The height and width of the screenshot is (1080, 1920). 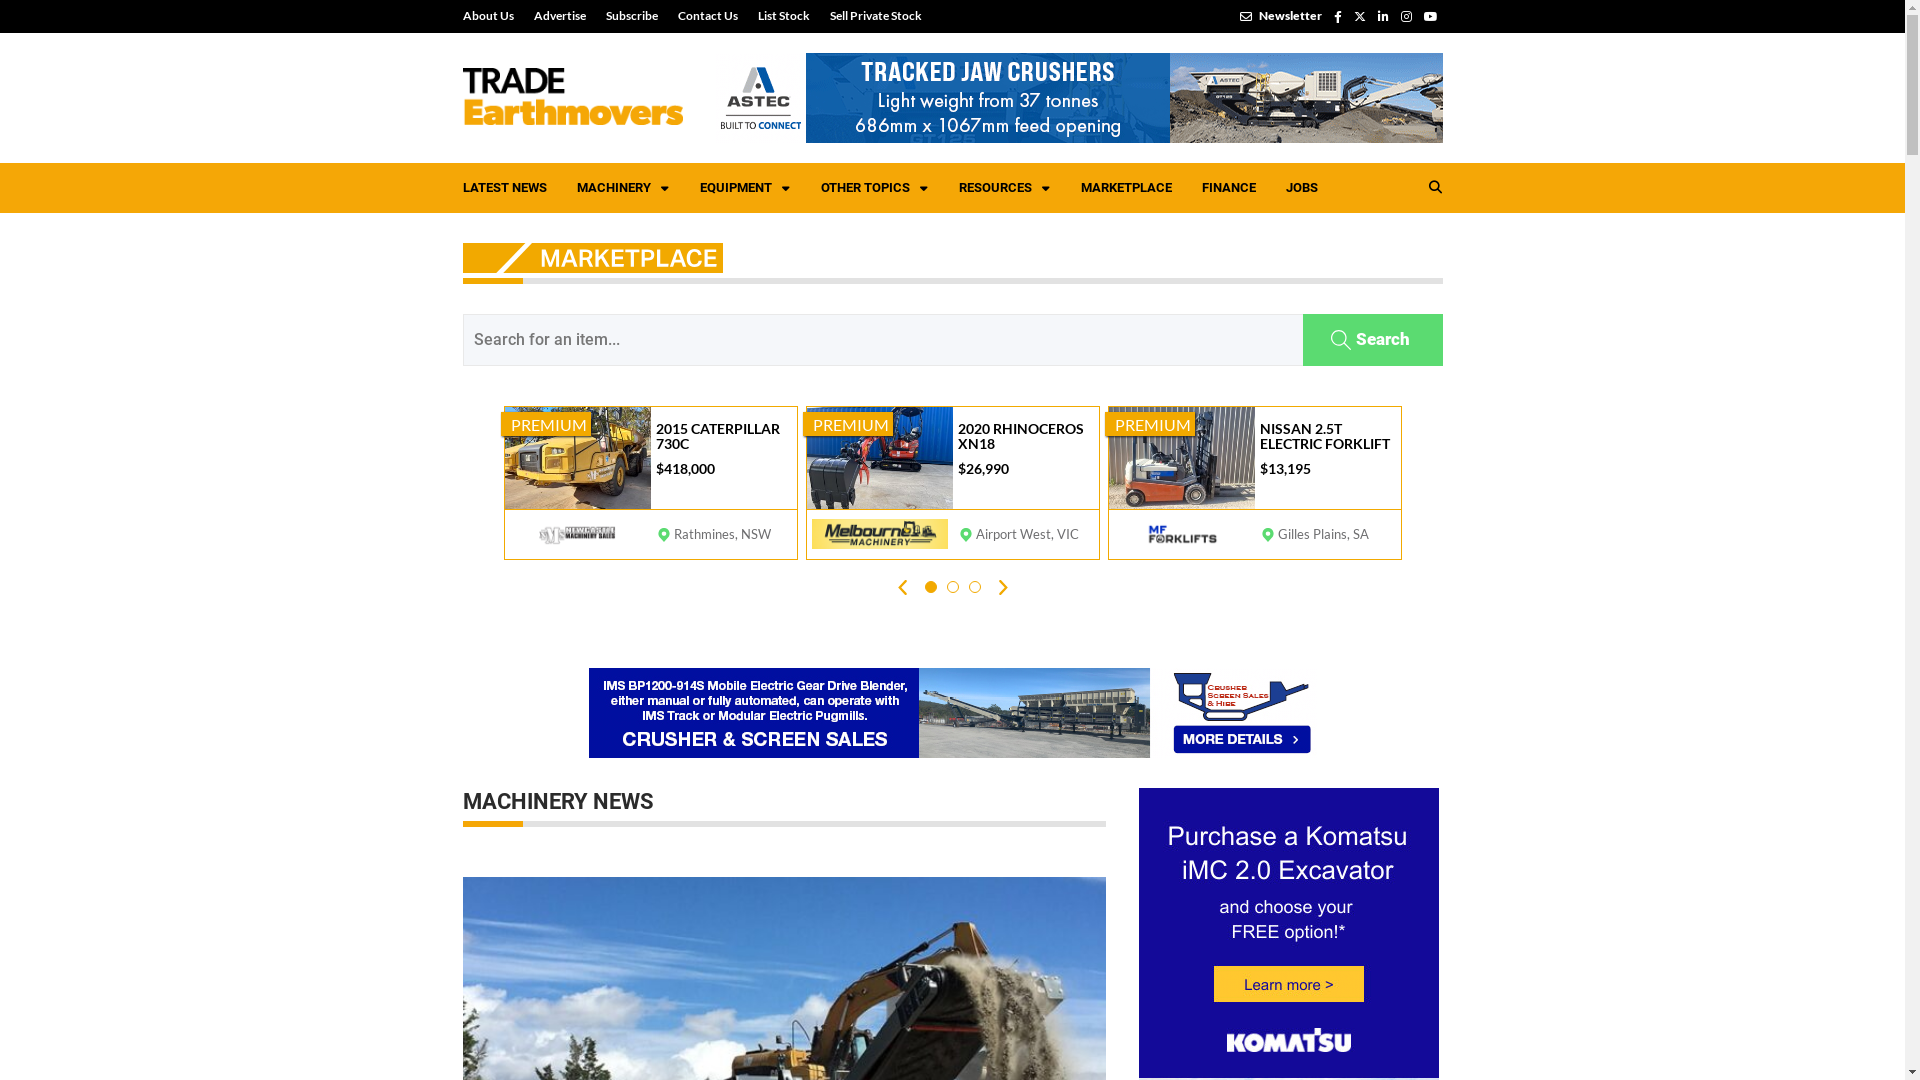 I want to click on 'PREMIUM, so click(x=950, y=482).